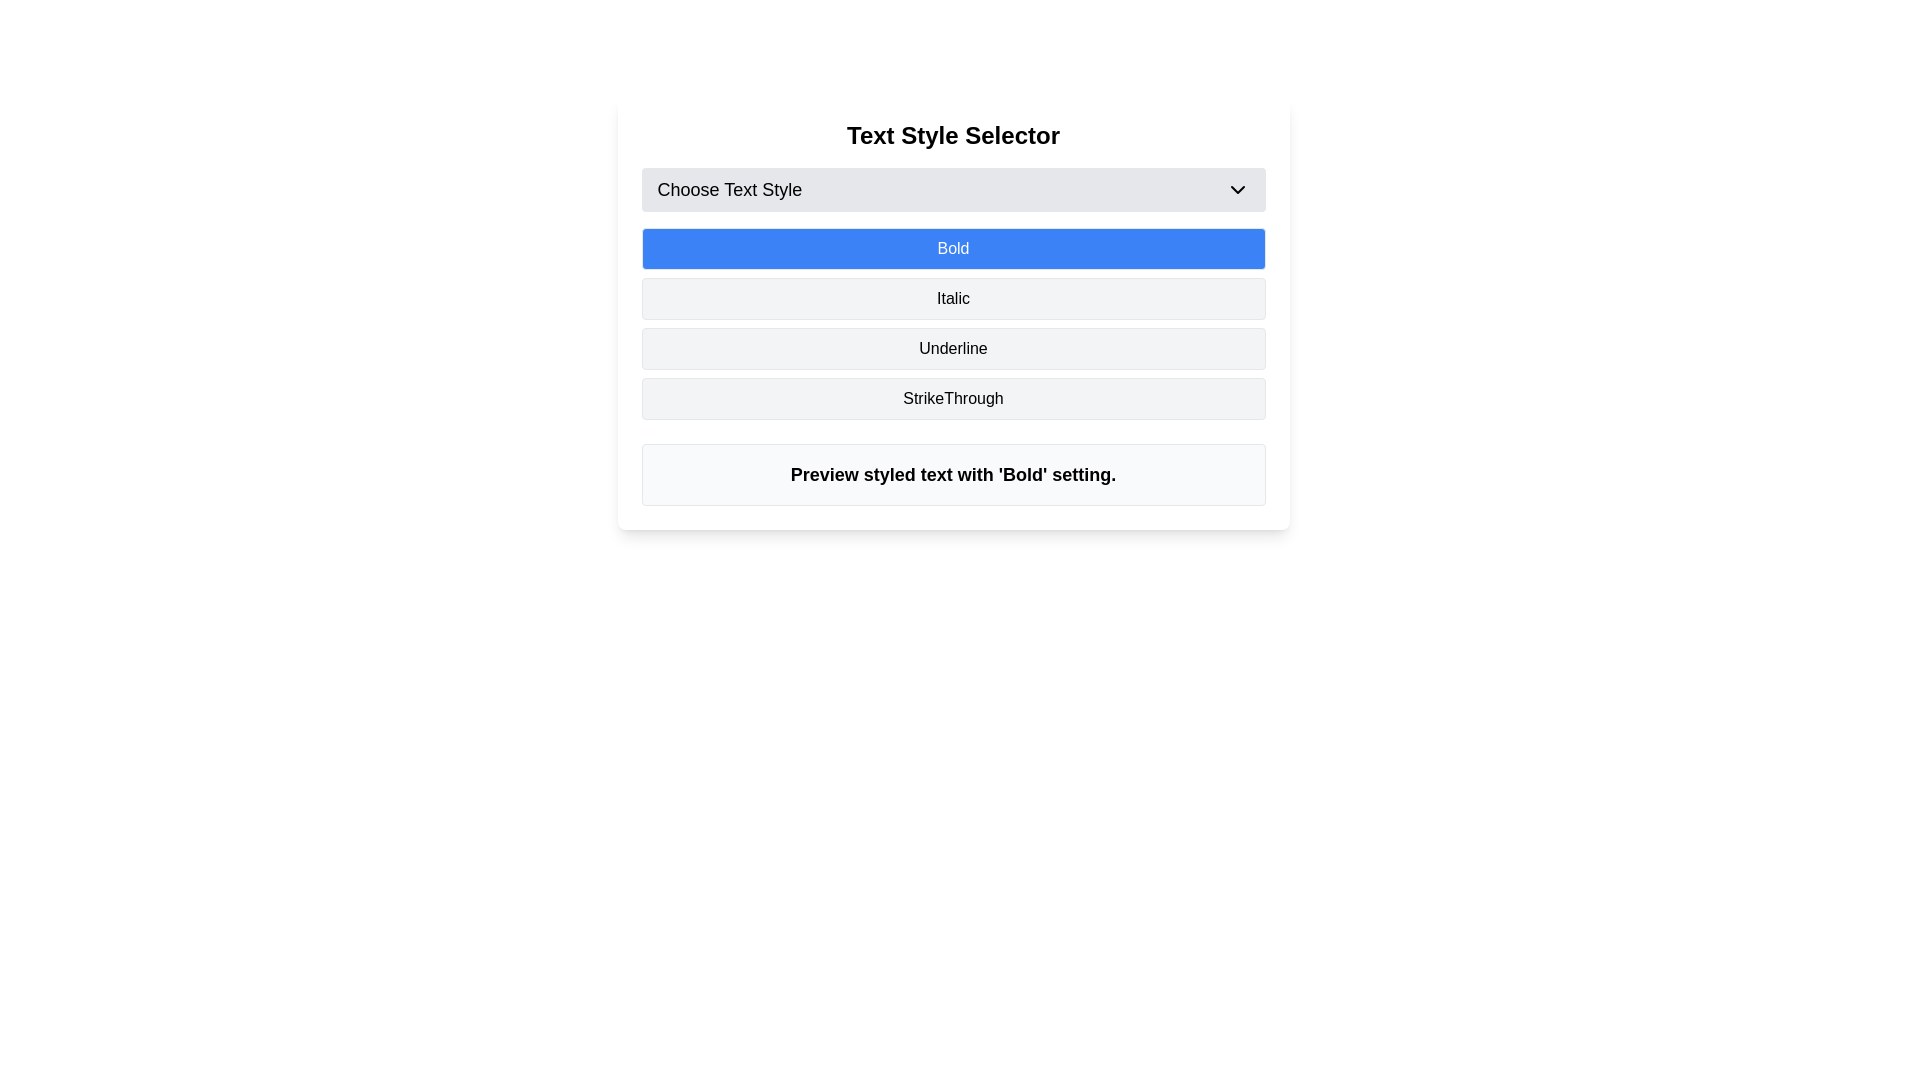 Image resolution: width=1920 pixels, height=1080 pixels. Describe the element at coordinates (952, 248) in the screenshot. I see `the 'Bold' button, which is the first button in a vertical group of four buttons` at that location.